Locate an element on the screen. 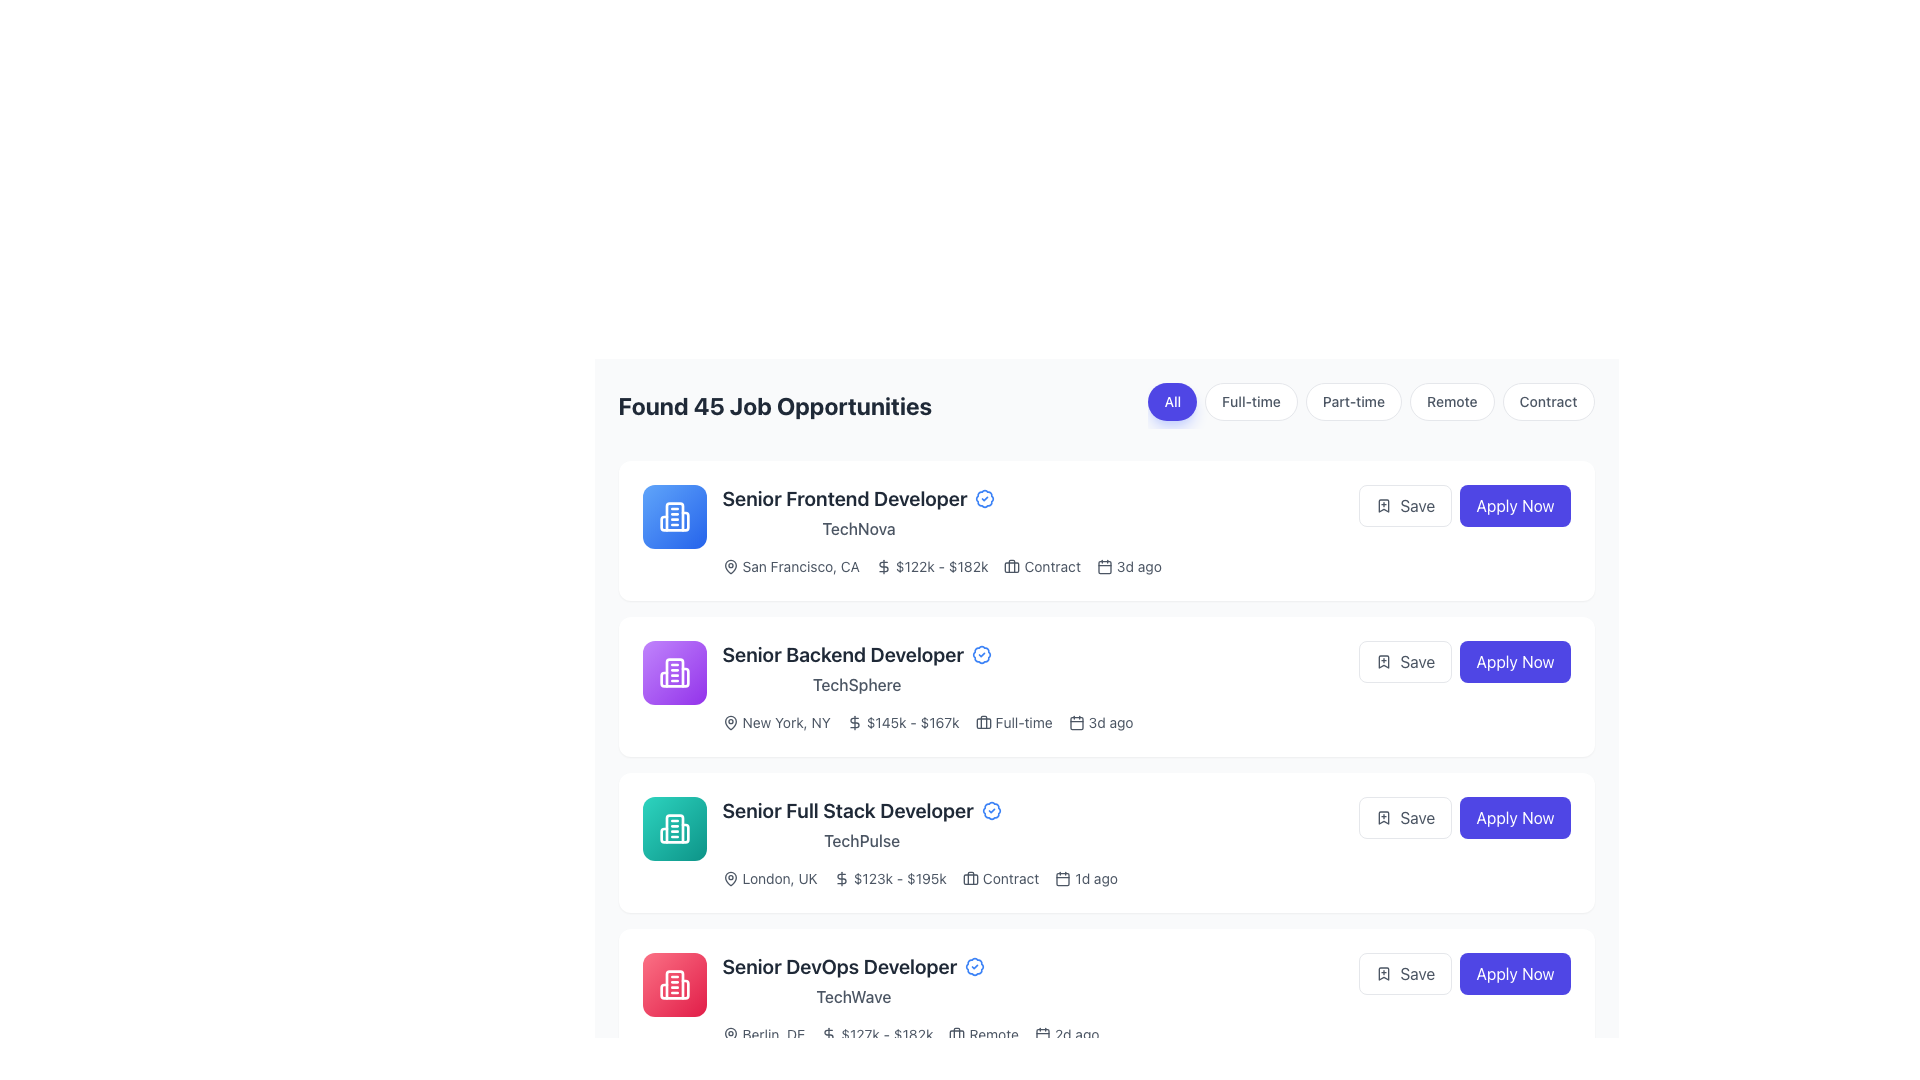 This screenshot has width=1920, height=1080. the 'Apply Now' button with a blue background and white text, located to the right of the 'Save' button in the job listing for 'Senior Full Stack Developer' at 'TechPulse' is located at coordinates (1464, 817).